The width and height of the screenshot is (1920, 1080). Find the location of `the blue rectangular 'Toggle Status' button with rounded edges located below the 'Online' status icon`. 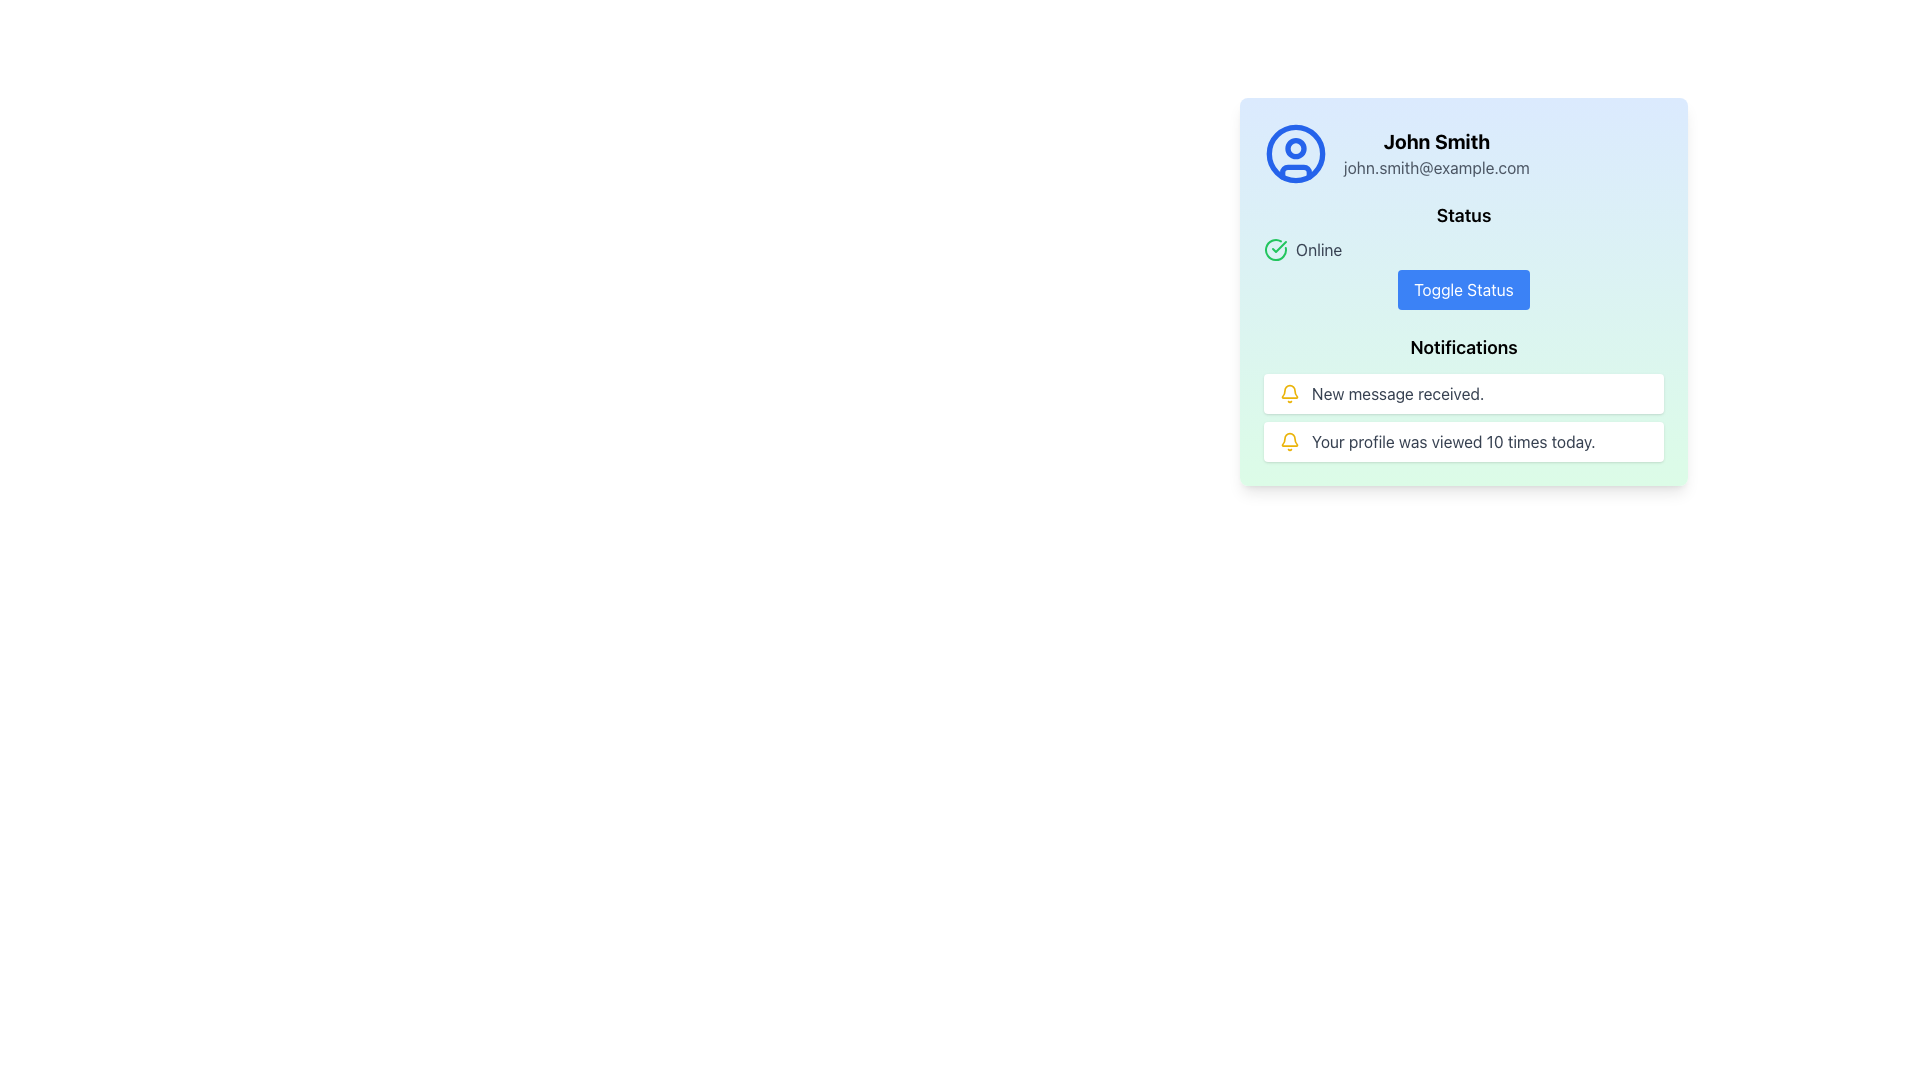

the blue rectangular 'Toggle Status' button with rounded edges located below the 'Online' status icon is located at coordinates (1464, 289).